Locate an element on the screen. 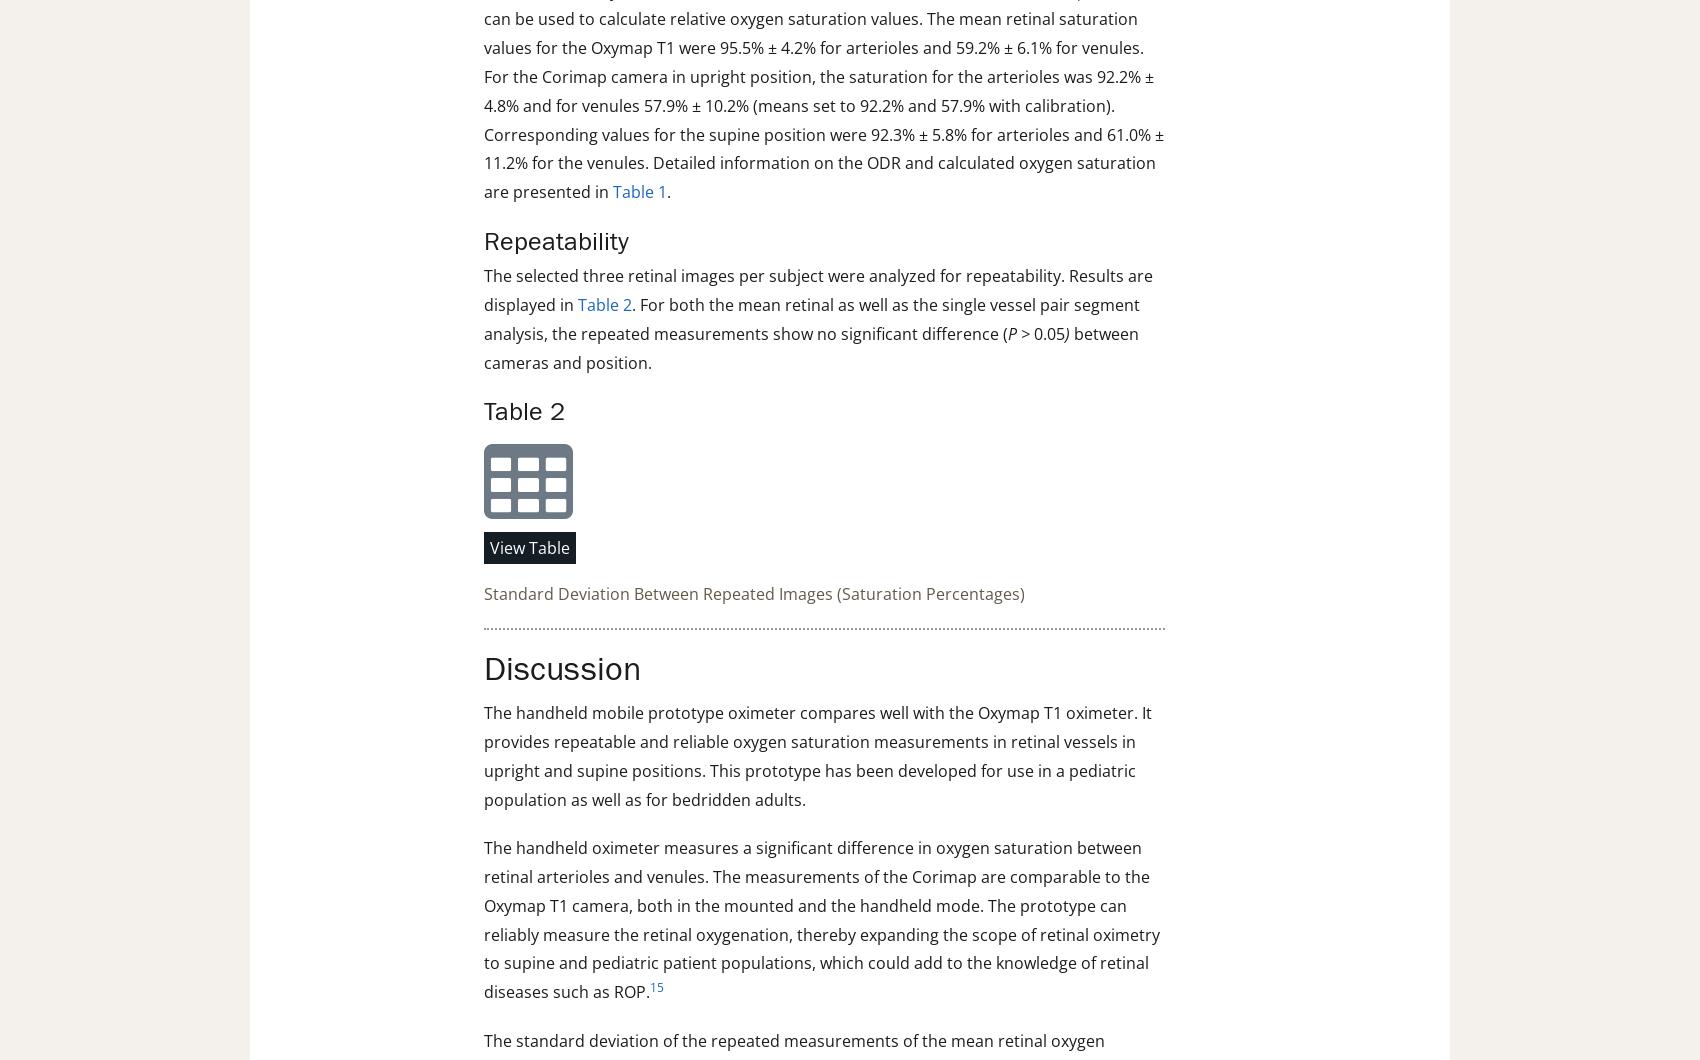 Image resolution: width=1700 pixels, height=1060 pixels. 'P >' is located at coordinates (1017, 333).